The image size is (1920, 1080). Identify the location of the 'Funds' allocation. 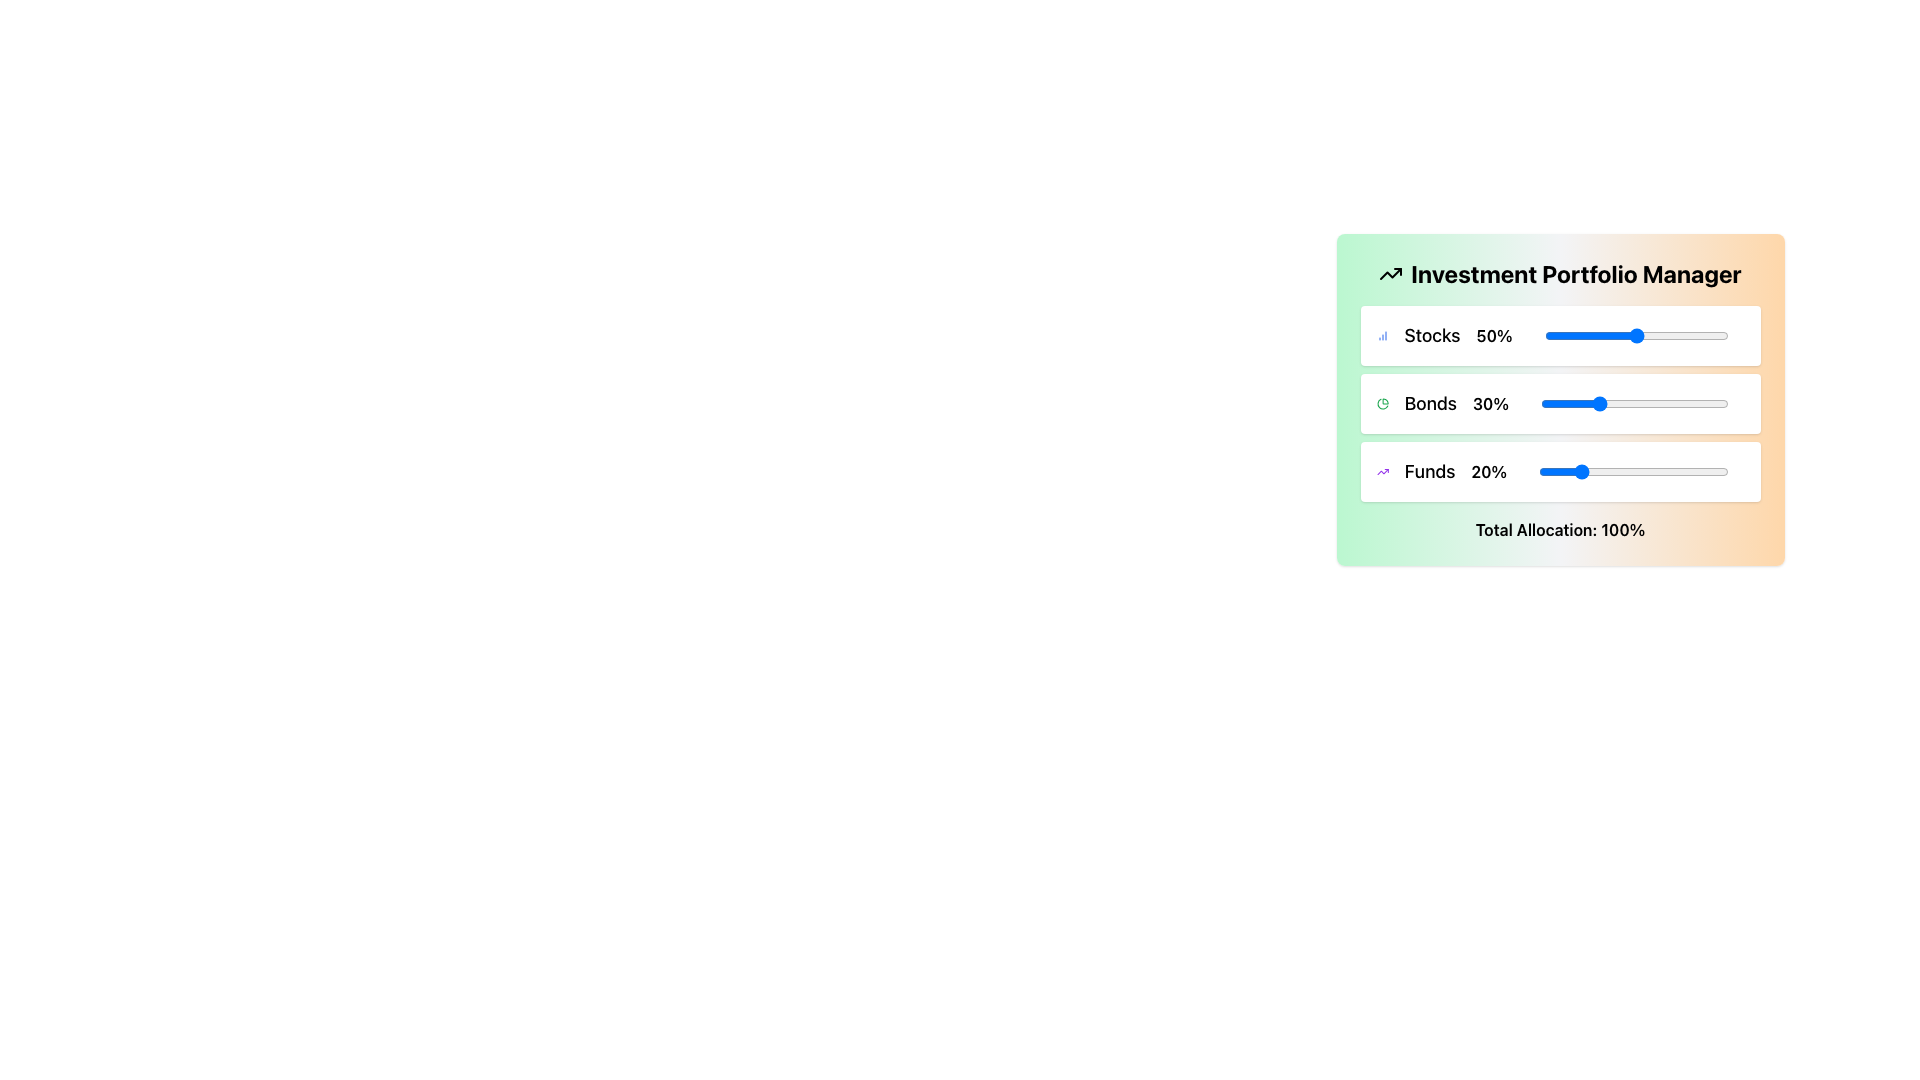
(1591, 471).